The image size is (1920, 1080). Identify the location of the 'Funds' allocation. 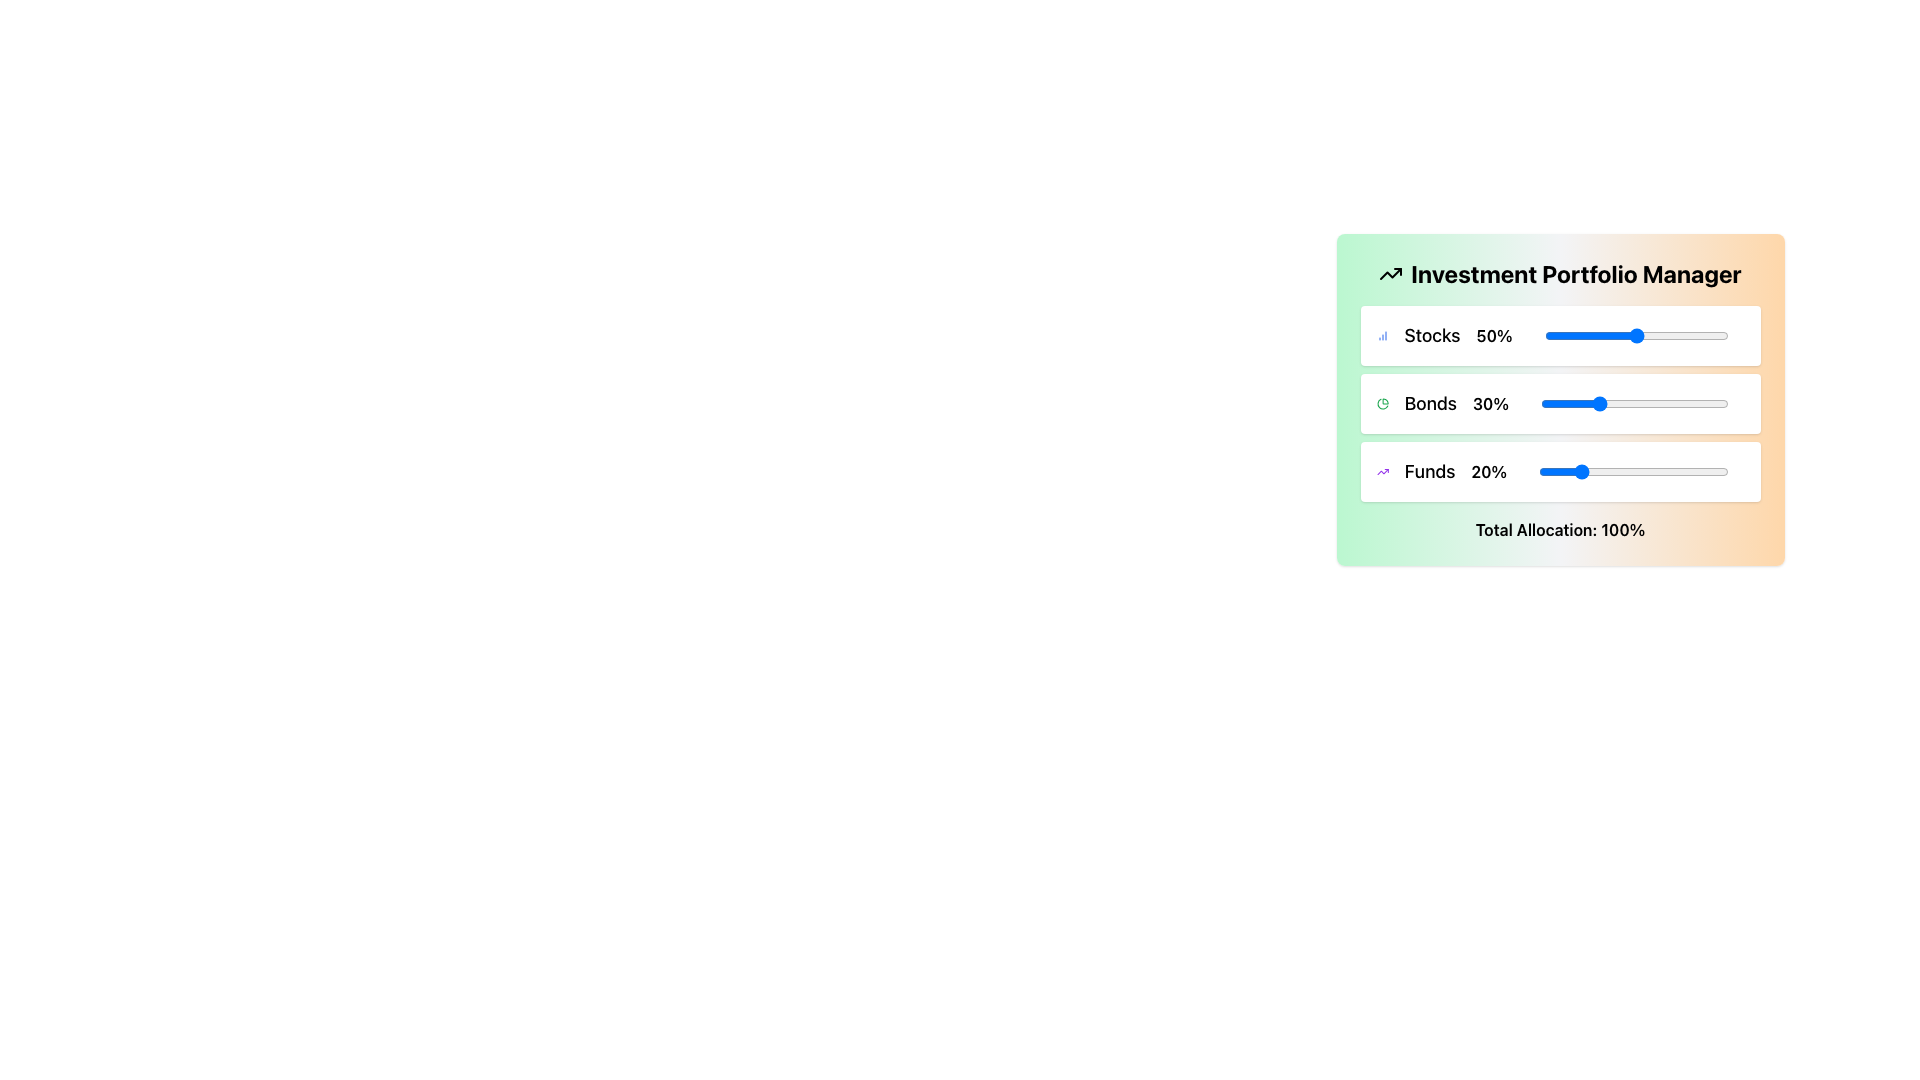
(1591, 471).